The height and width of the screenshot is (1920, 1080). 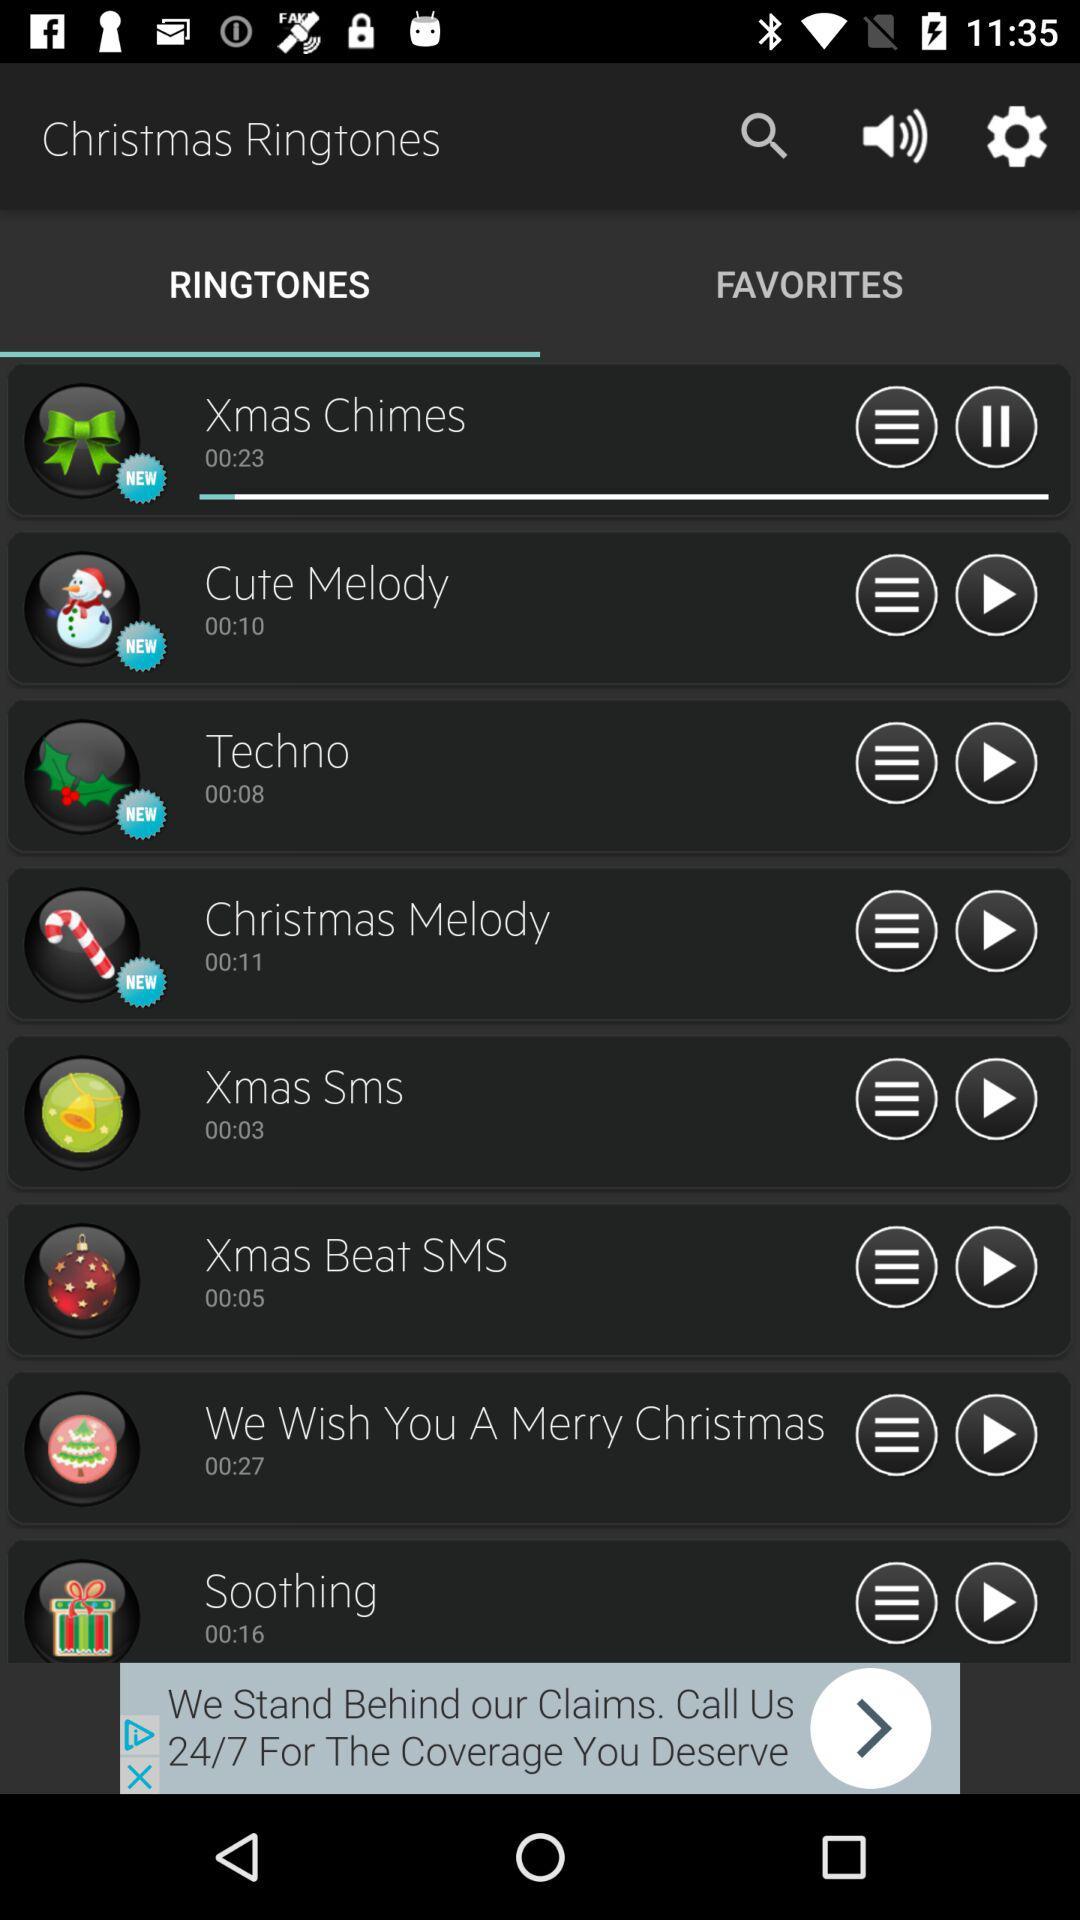 What do you see at coordinates (80, 440) in the screenshot?
I see `audio` at bounding box center [80, 440].